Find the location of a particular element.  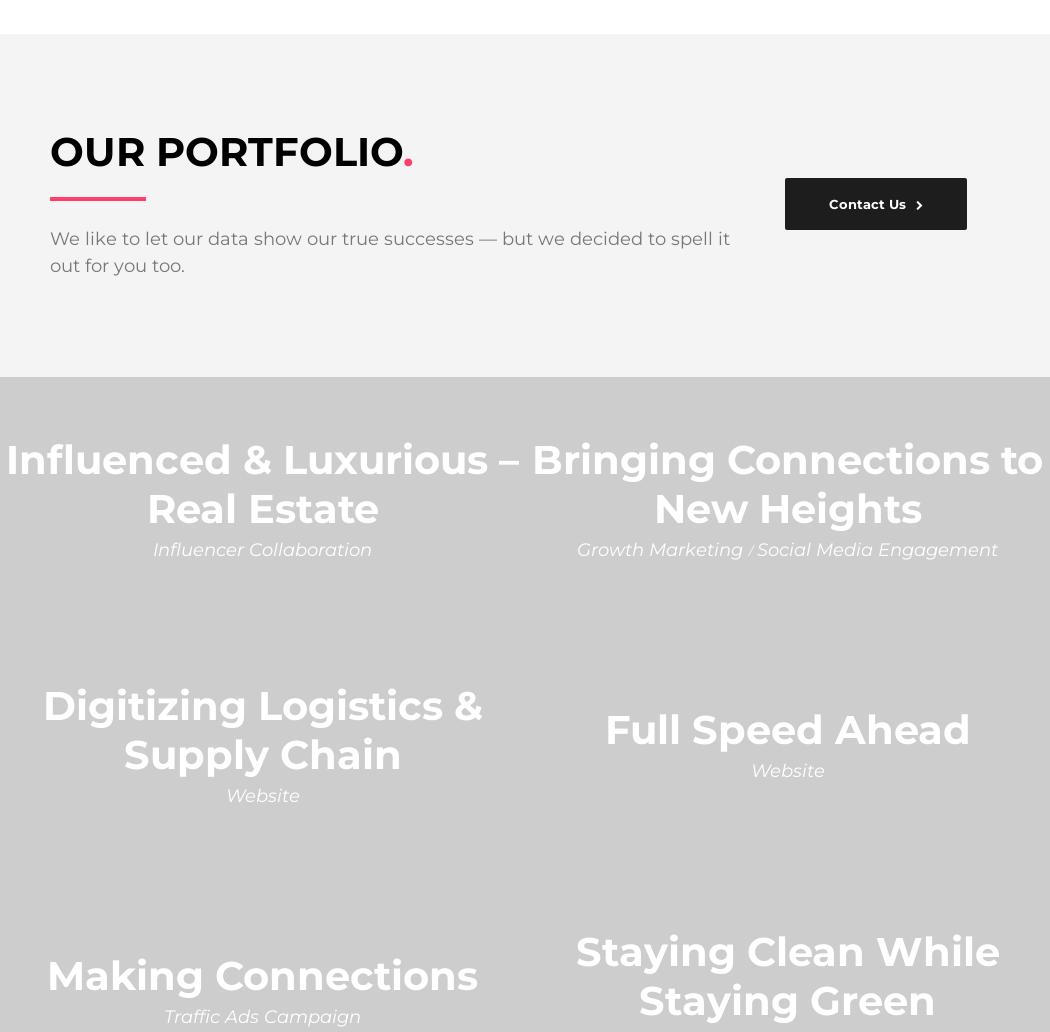

'Growth Marketing' is located at coordinates (659, 549).